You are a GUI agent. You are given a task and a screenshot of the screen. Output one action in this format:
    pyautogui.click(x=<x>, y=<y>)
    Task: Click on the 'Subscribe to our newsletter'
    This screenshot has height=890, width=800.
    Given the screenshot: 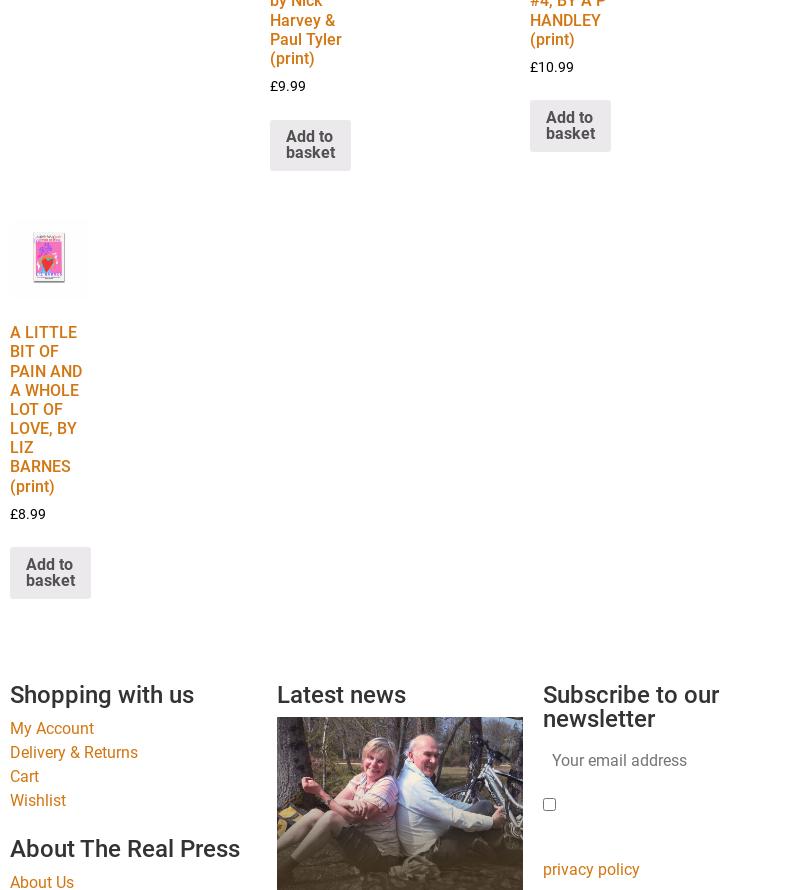 What is the action you would take?
    pyautogui.click(x=631, y=705)
    